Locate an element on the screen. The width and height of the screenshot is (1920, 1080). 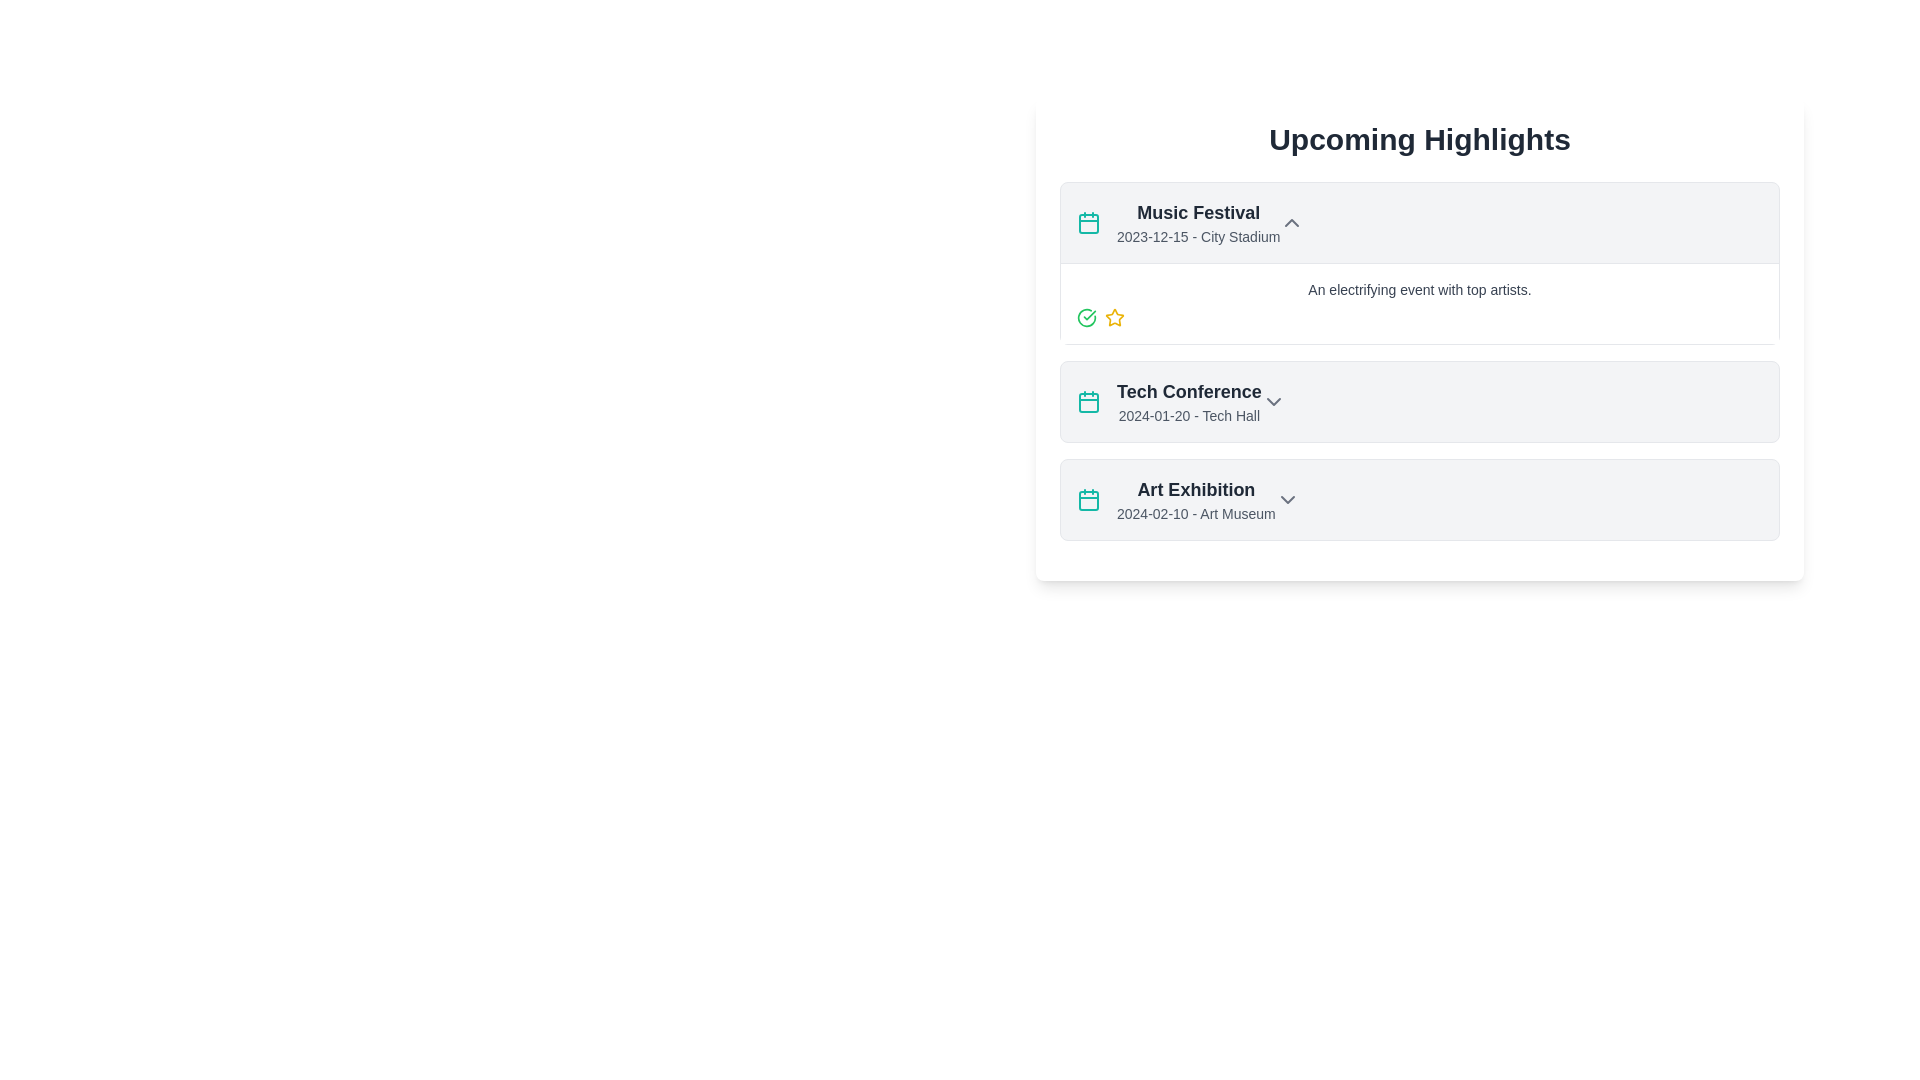
the calendar icon styled in teal, which is the leftmost element in the 'Art Exhibition' entry, by clicking on it is located at coordinates (1088, 499).